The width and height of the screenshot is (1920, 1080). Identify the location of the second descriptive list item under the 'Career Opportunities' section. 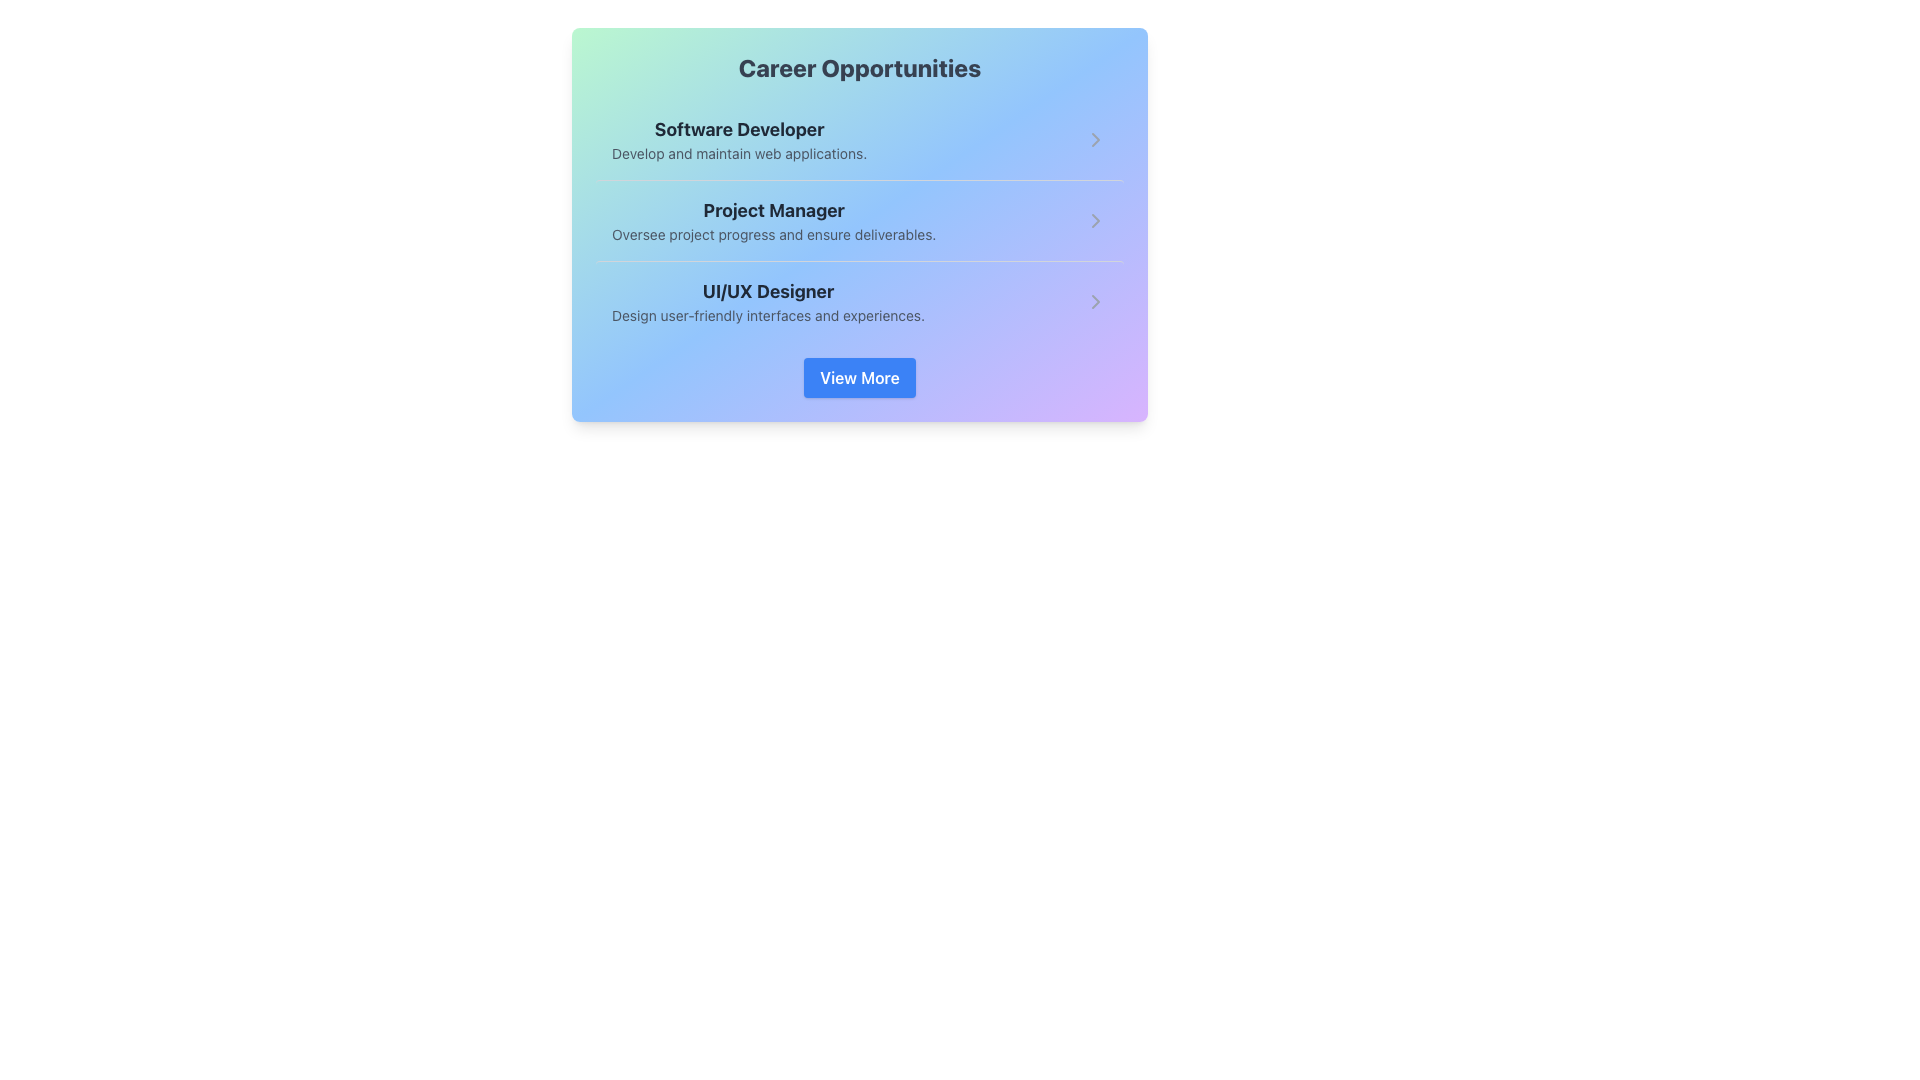
(859, 220).